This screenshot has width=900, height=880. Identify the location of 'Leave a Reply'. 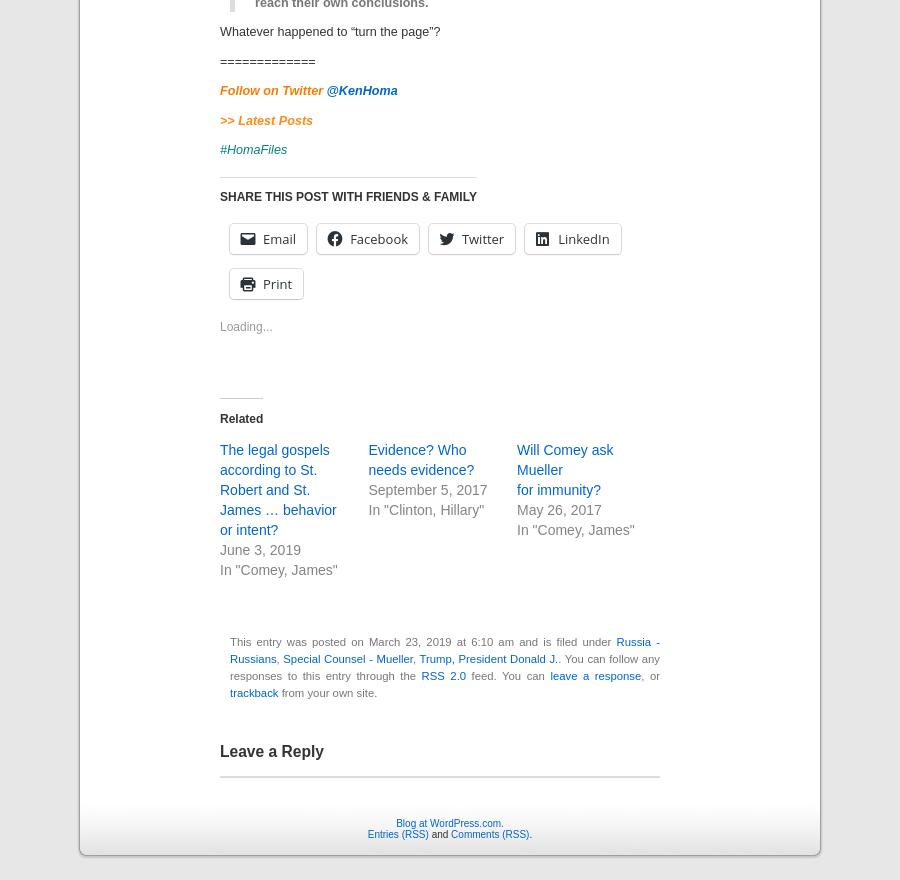
(270, 749).